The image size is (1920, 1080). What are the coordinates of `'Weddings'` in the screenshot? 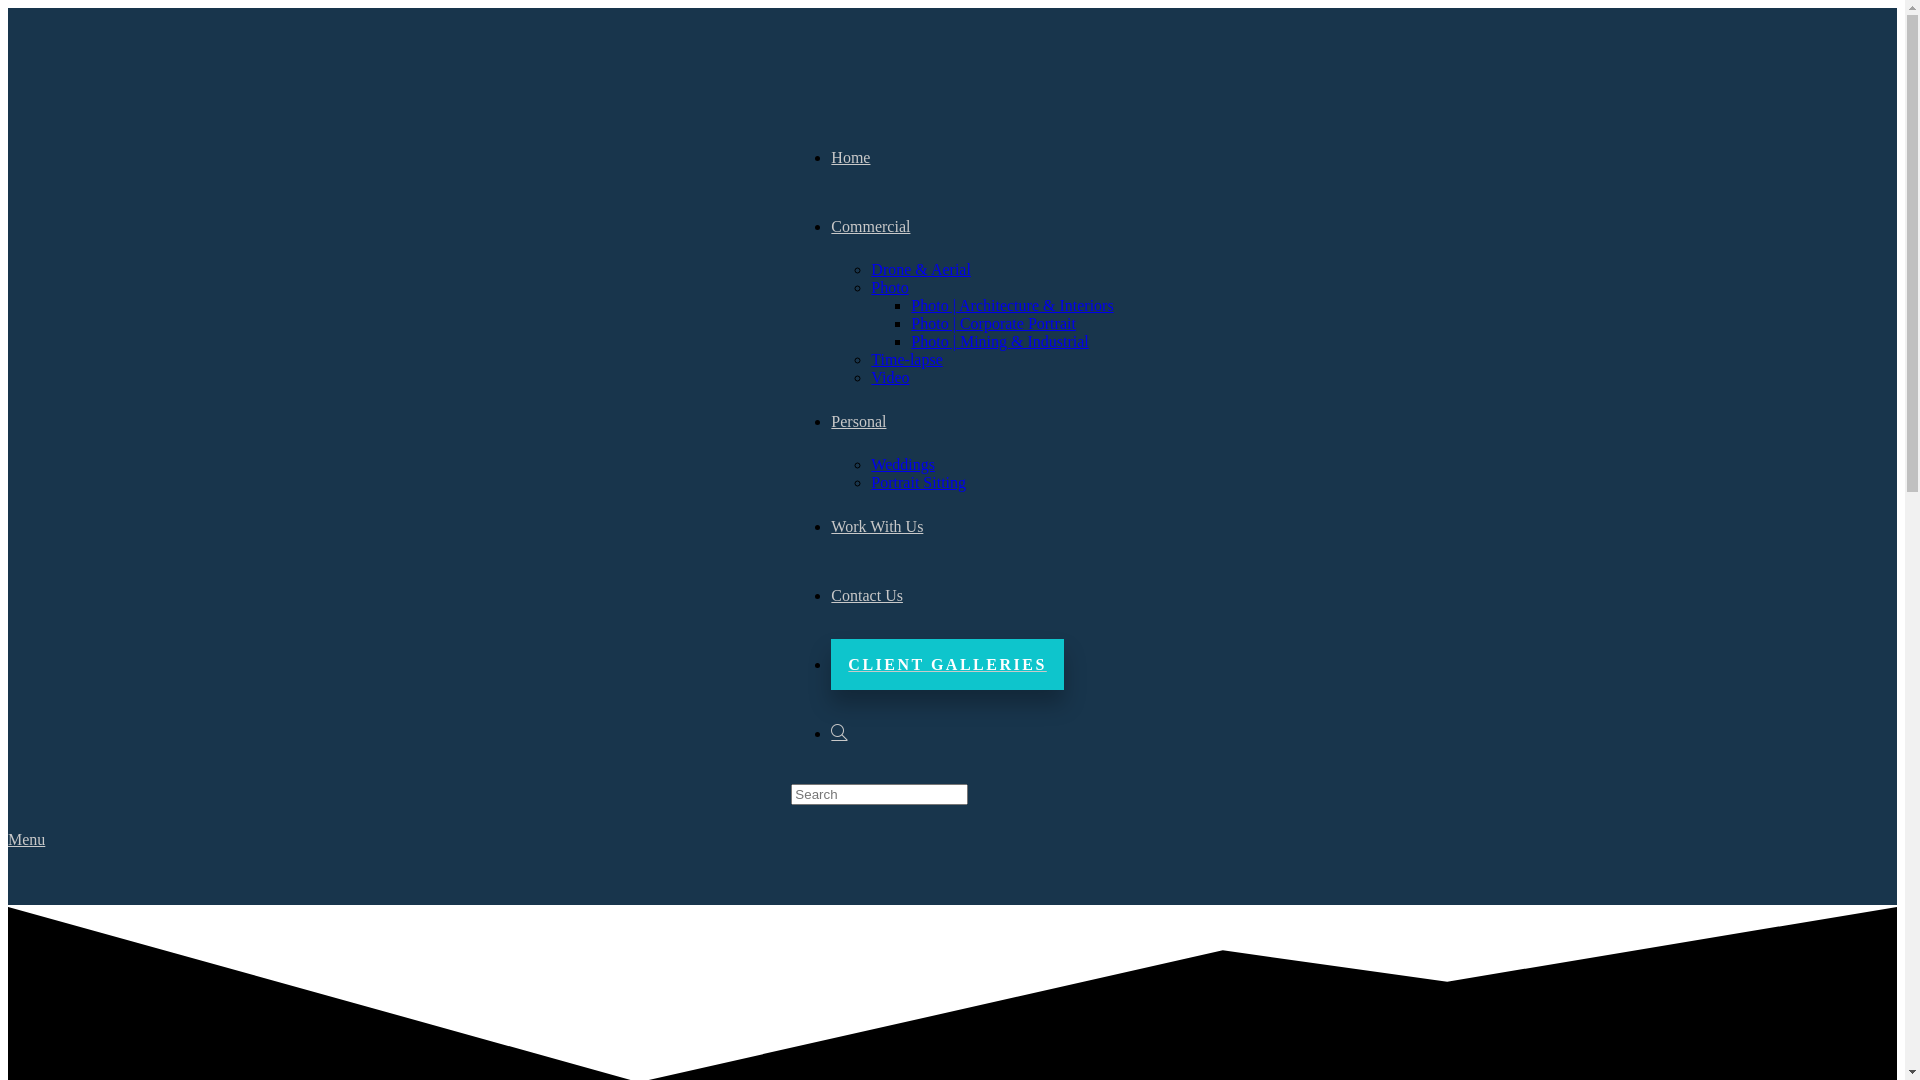 It's located at (901, 464).